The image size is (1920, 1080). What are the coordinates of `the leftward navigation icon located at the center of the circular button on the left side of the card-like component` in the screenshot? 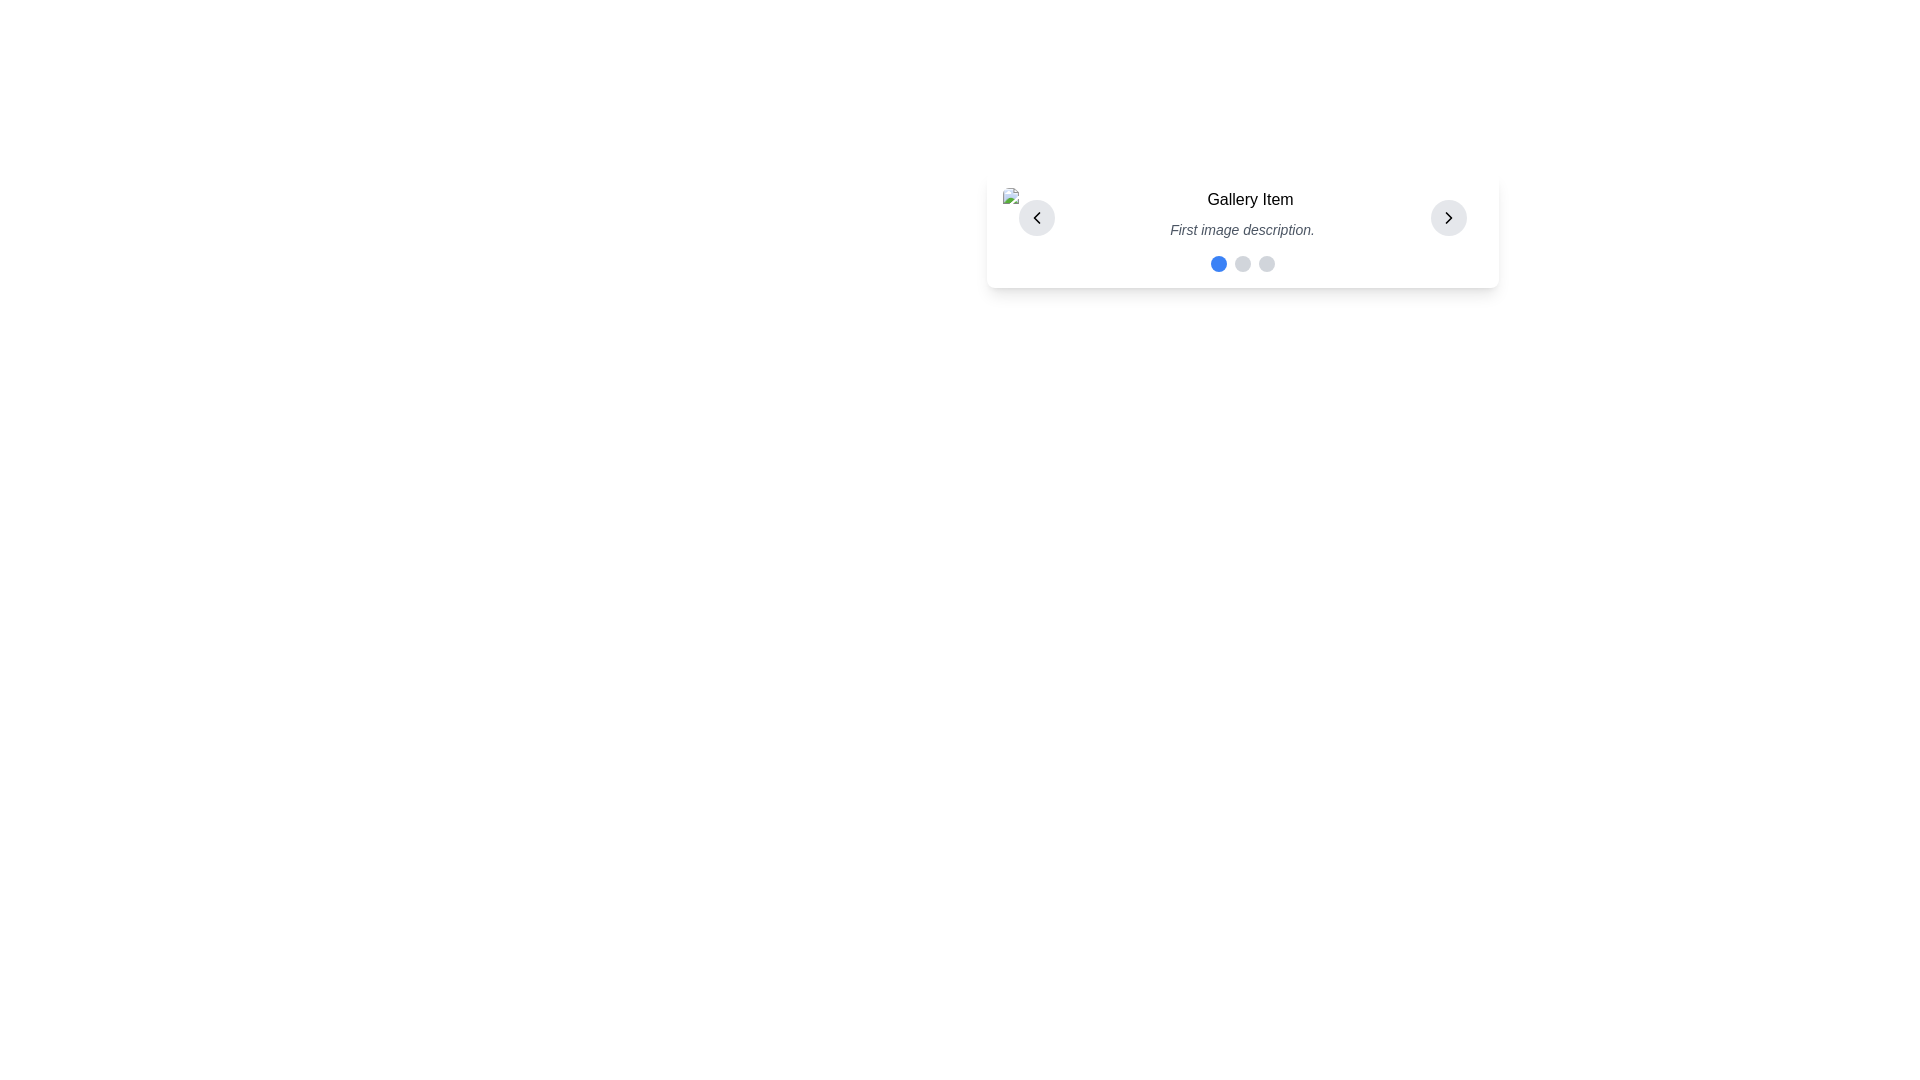 It's located at (1036, 218).